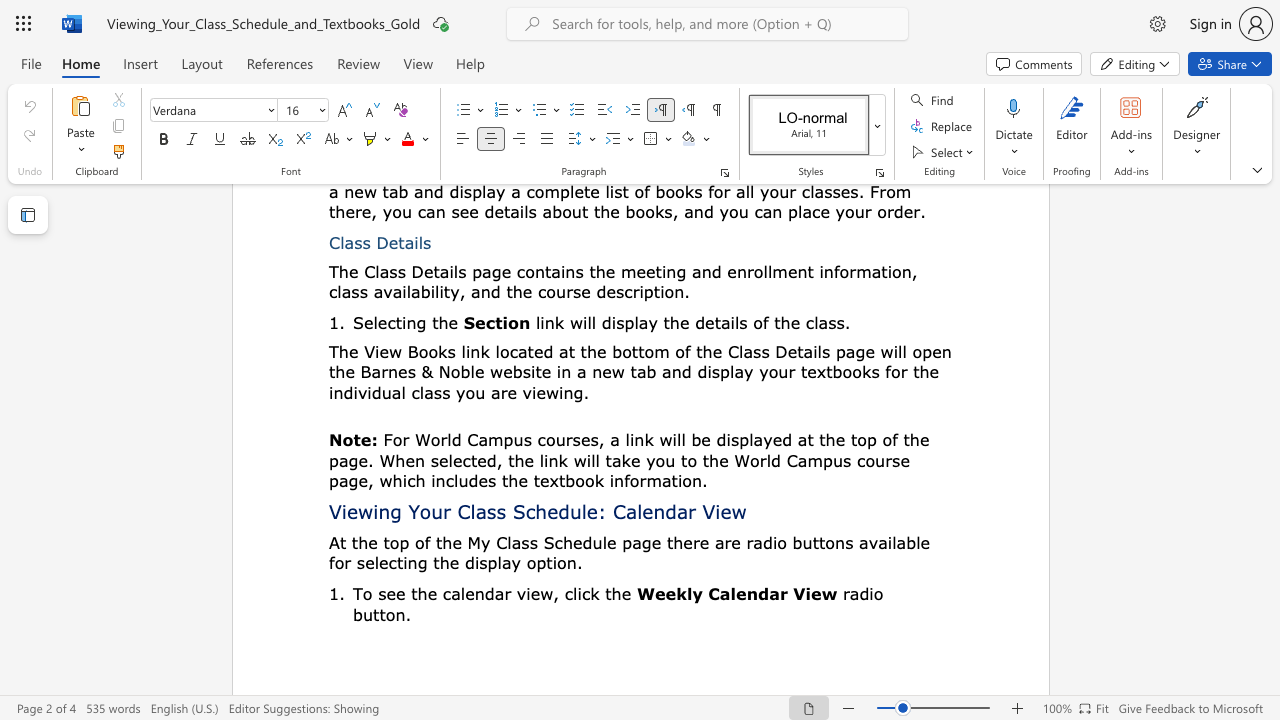 The image size is (1280, 720). What do you see at coordinates (386, 592) in the screenshot?
I see `the subset text "ee the calendar view, clic" within the text "To see the calendar view, click the"` at bounding box center [386, 592].